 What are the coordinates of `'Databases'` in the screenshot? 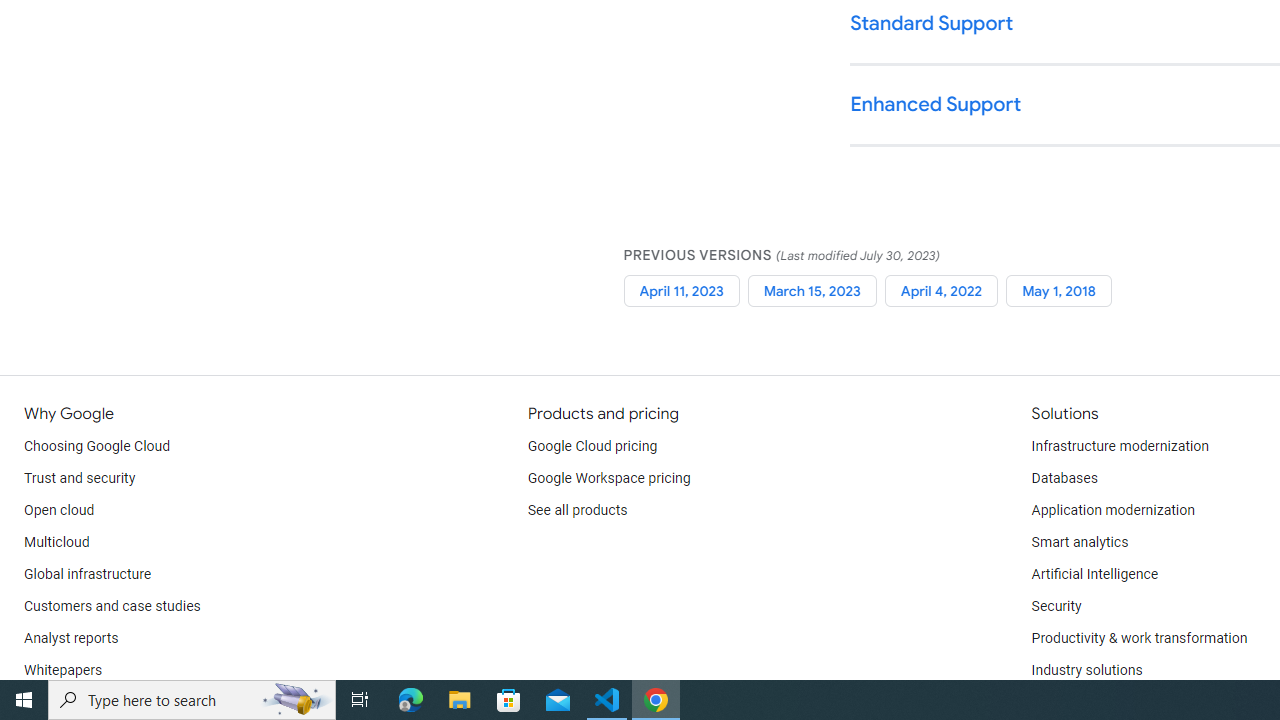 It's located at (1063, 479).